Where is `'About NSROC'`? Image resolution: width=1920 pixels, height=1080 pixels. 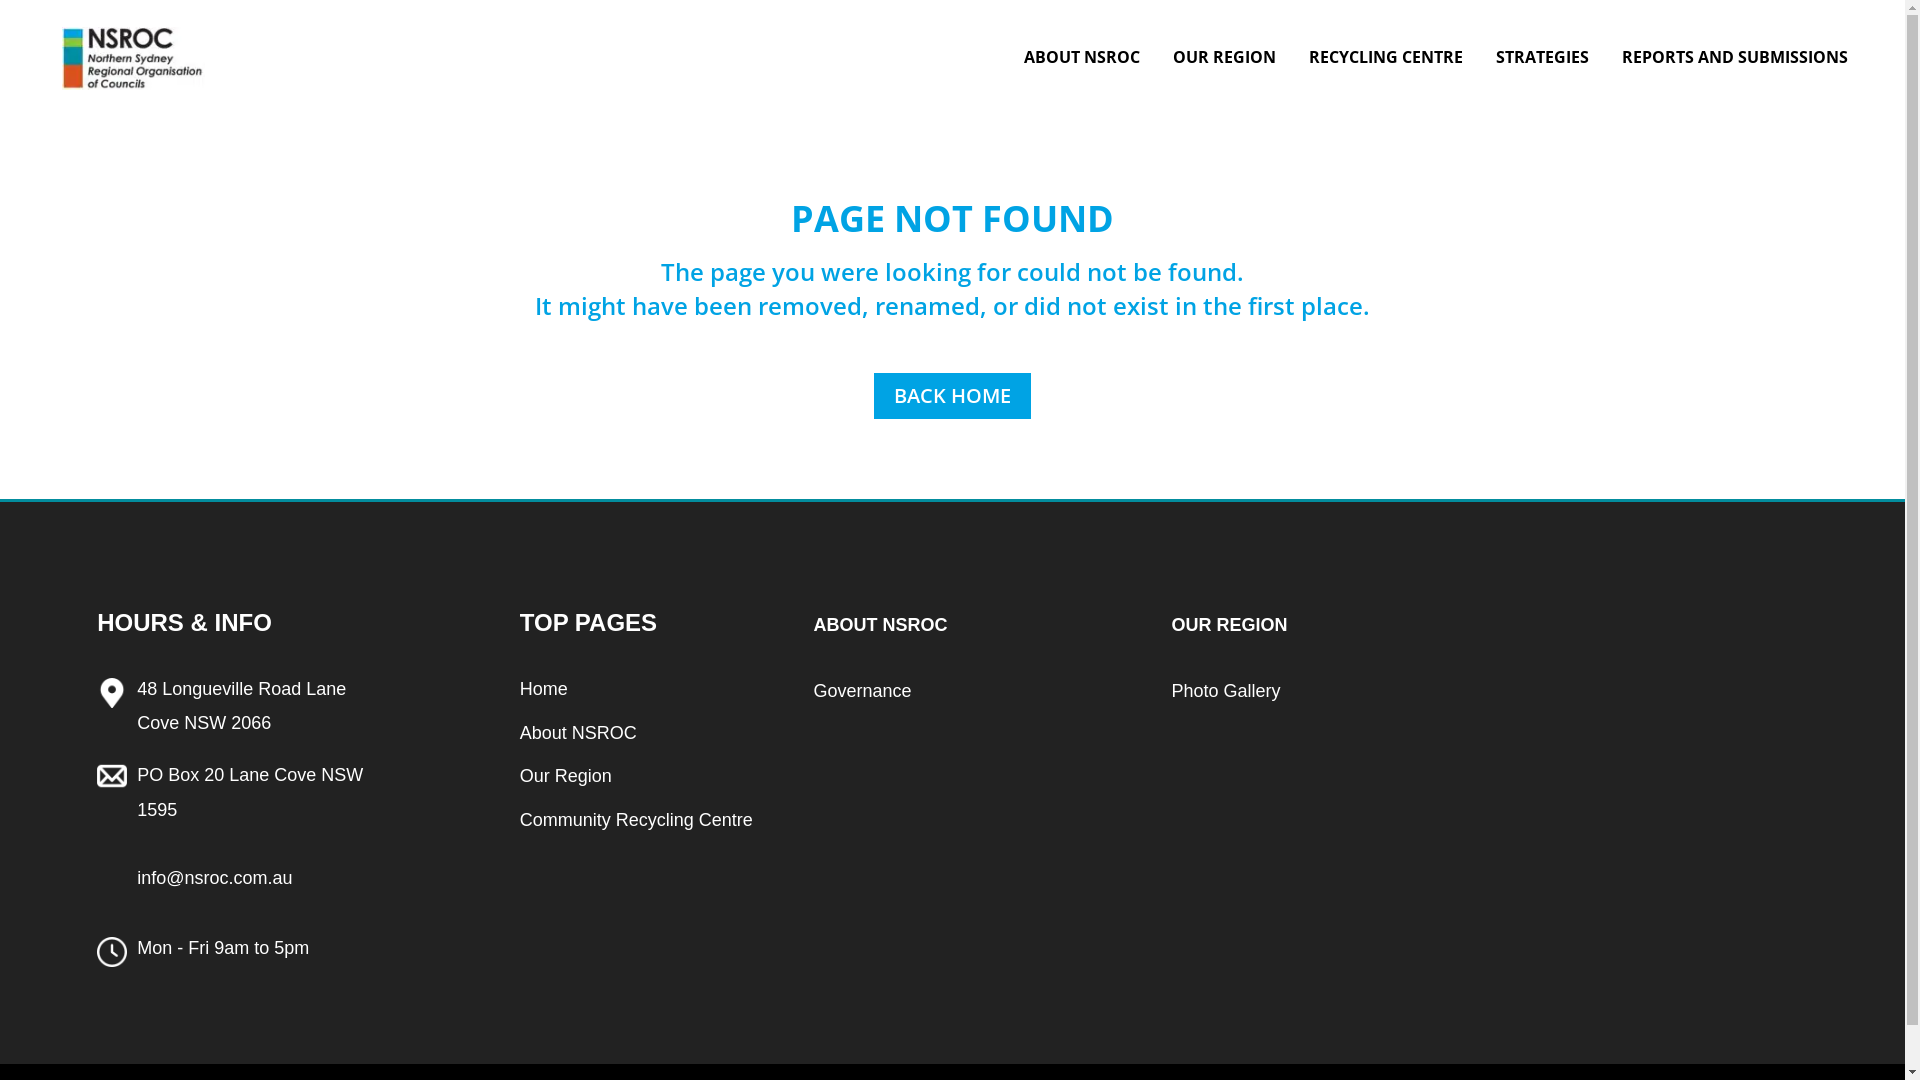 'About NSROC' is located at coordinates (577, 732).